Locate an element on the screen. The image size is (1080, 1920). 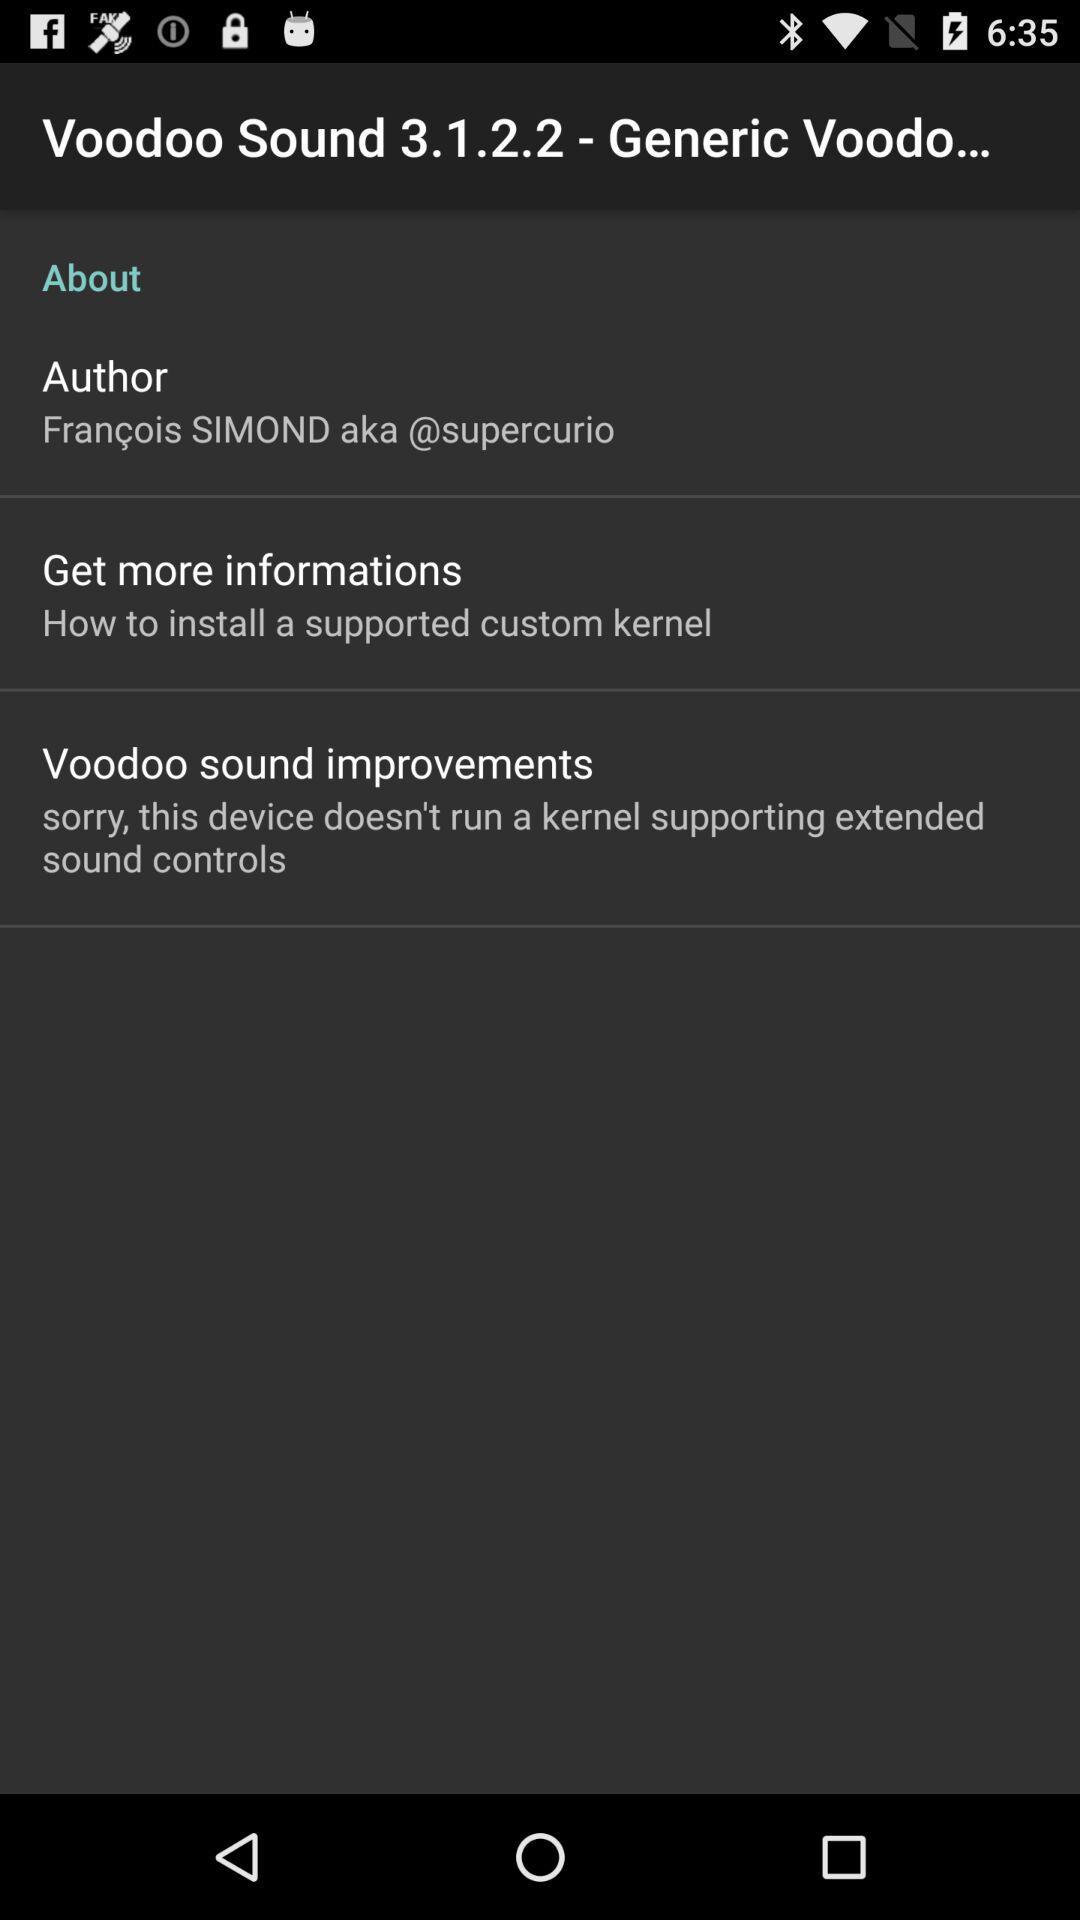
the item below the voodoo sound improvements is located at coordinates (540, 836).